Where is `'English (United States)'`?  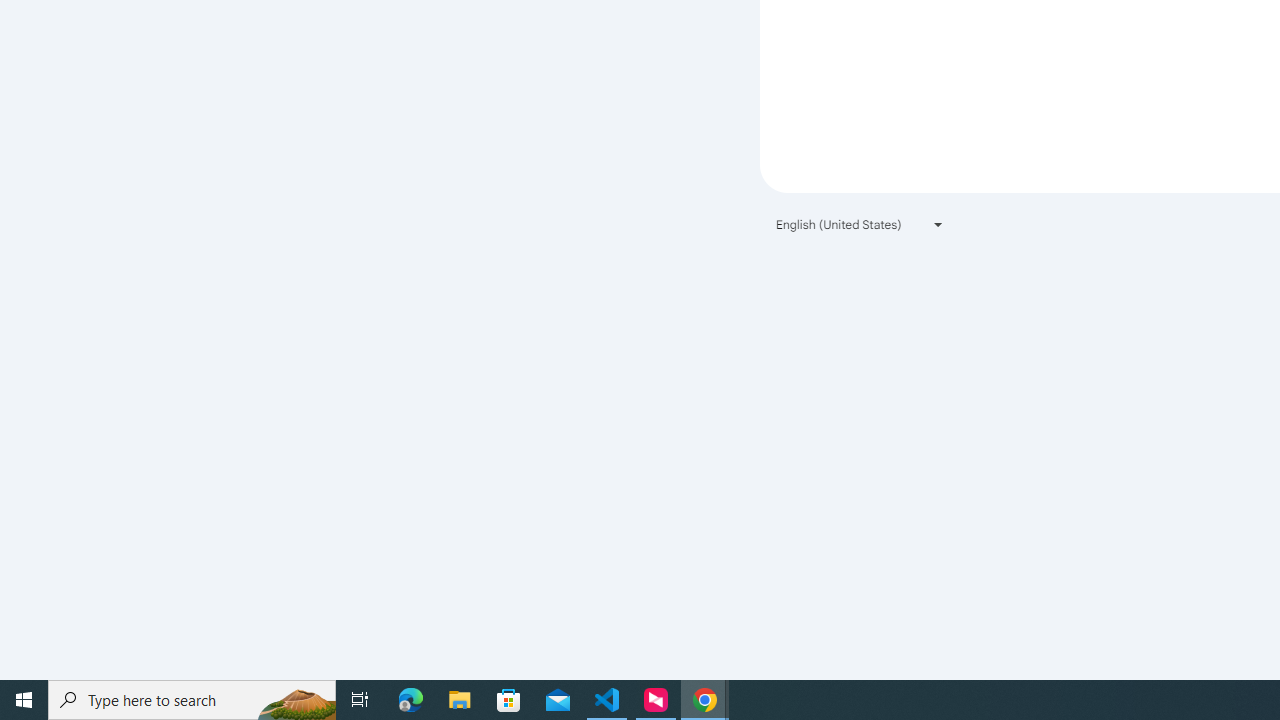
'English (United States)' is located at coordinates (860, 224).